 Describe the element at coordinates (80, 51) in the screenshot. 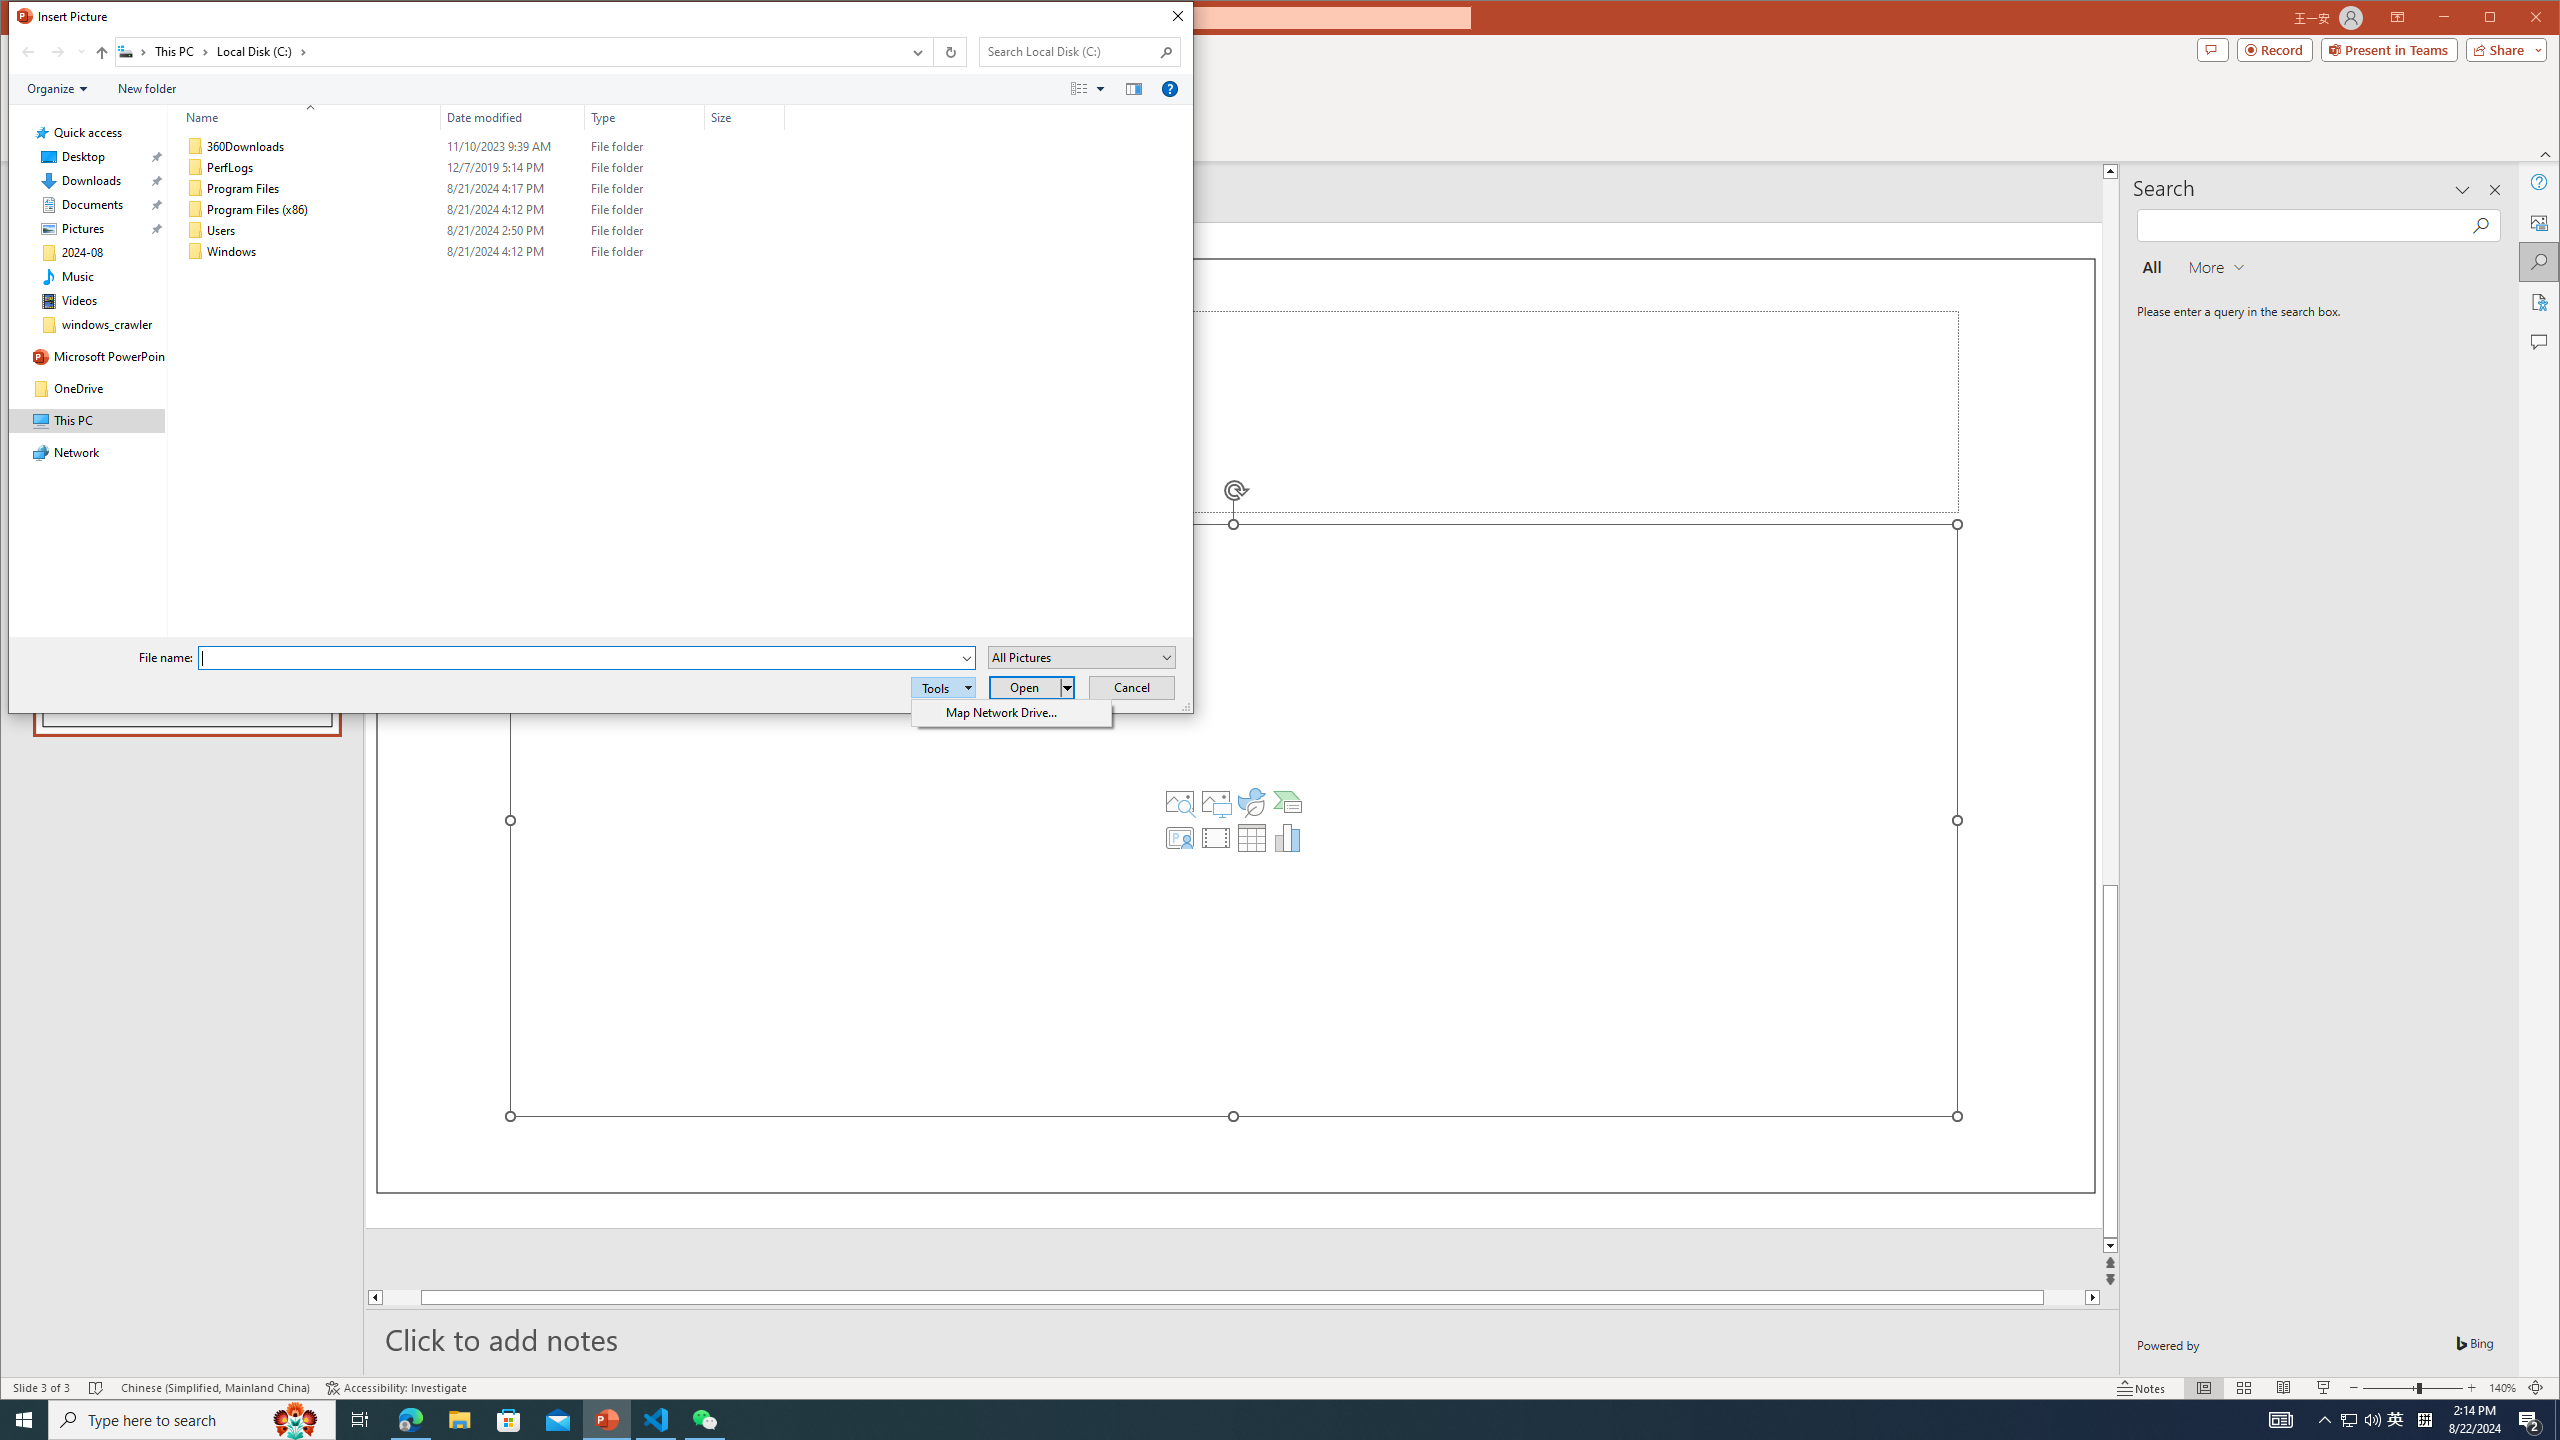

I see `'Recent locations'` at that location.